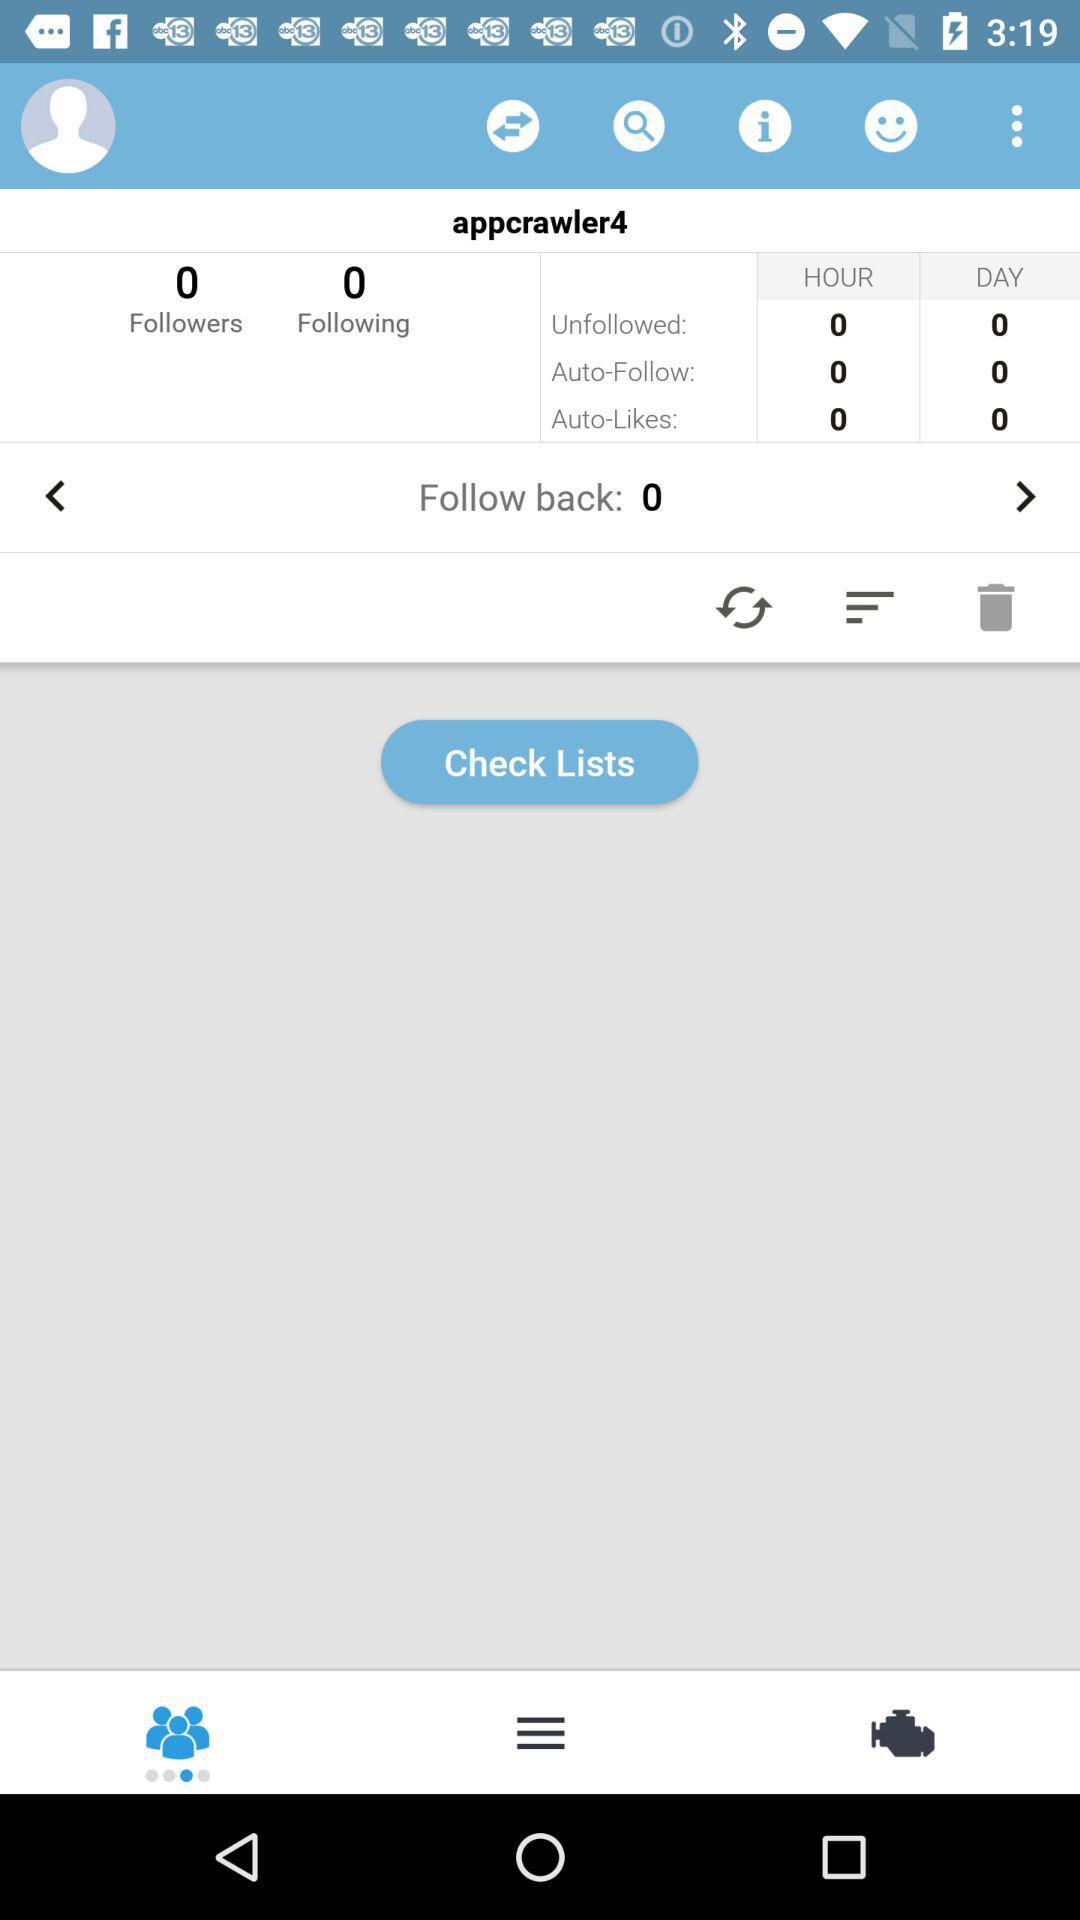  Describe the element at coordinates (185, 295) in the screenshot. I see `icon next to the 0` at that location.